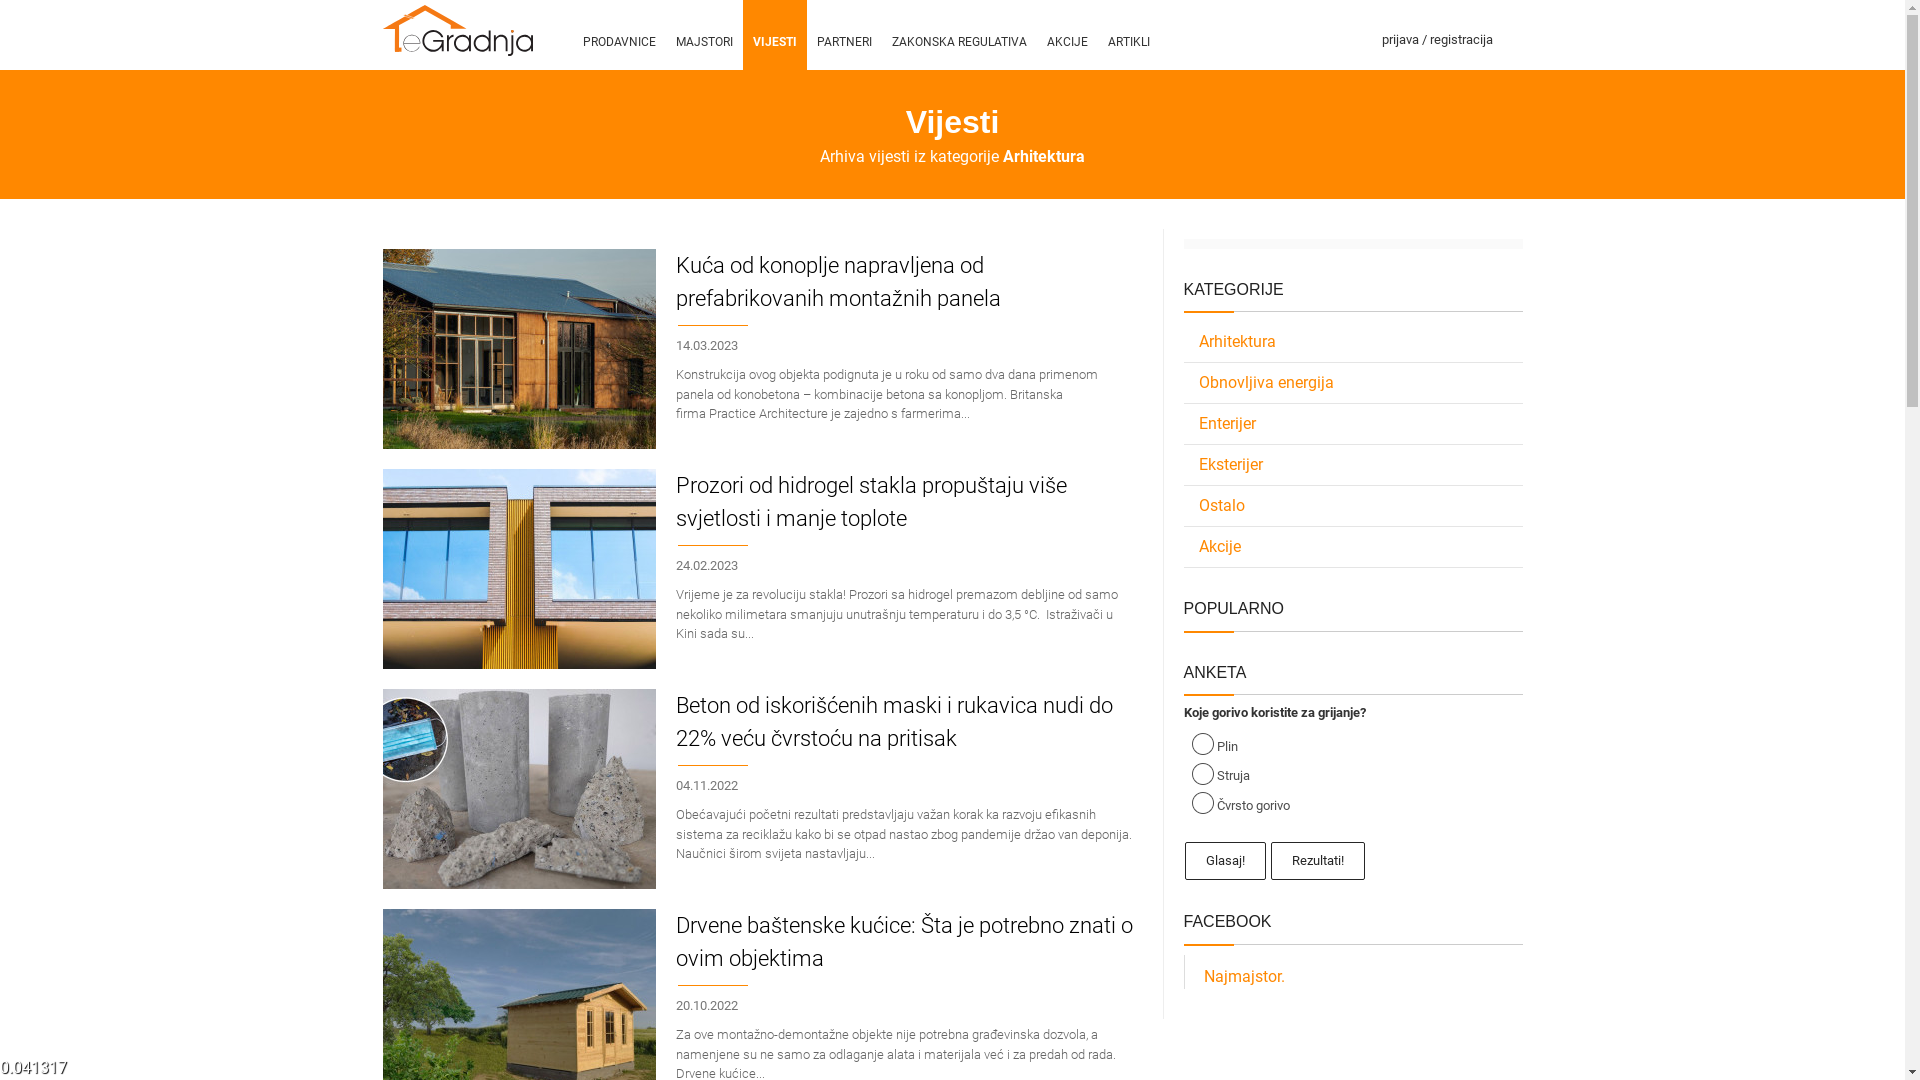  Describe the element at coordinates (1065, 34) in the screenshot. I see `'AKCIJE'` at that location.